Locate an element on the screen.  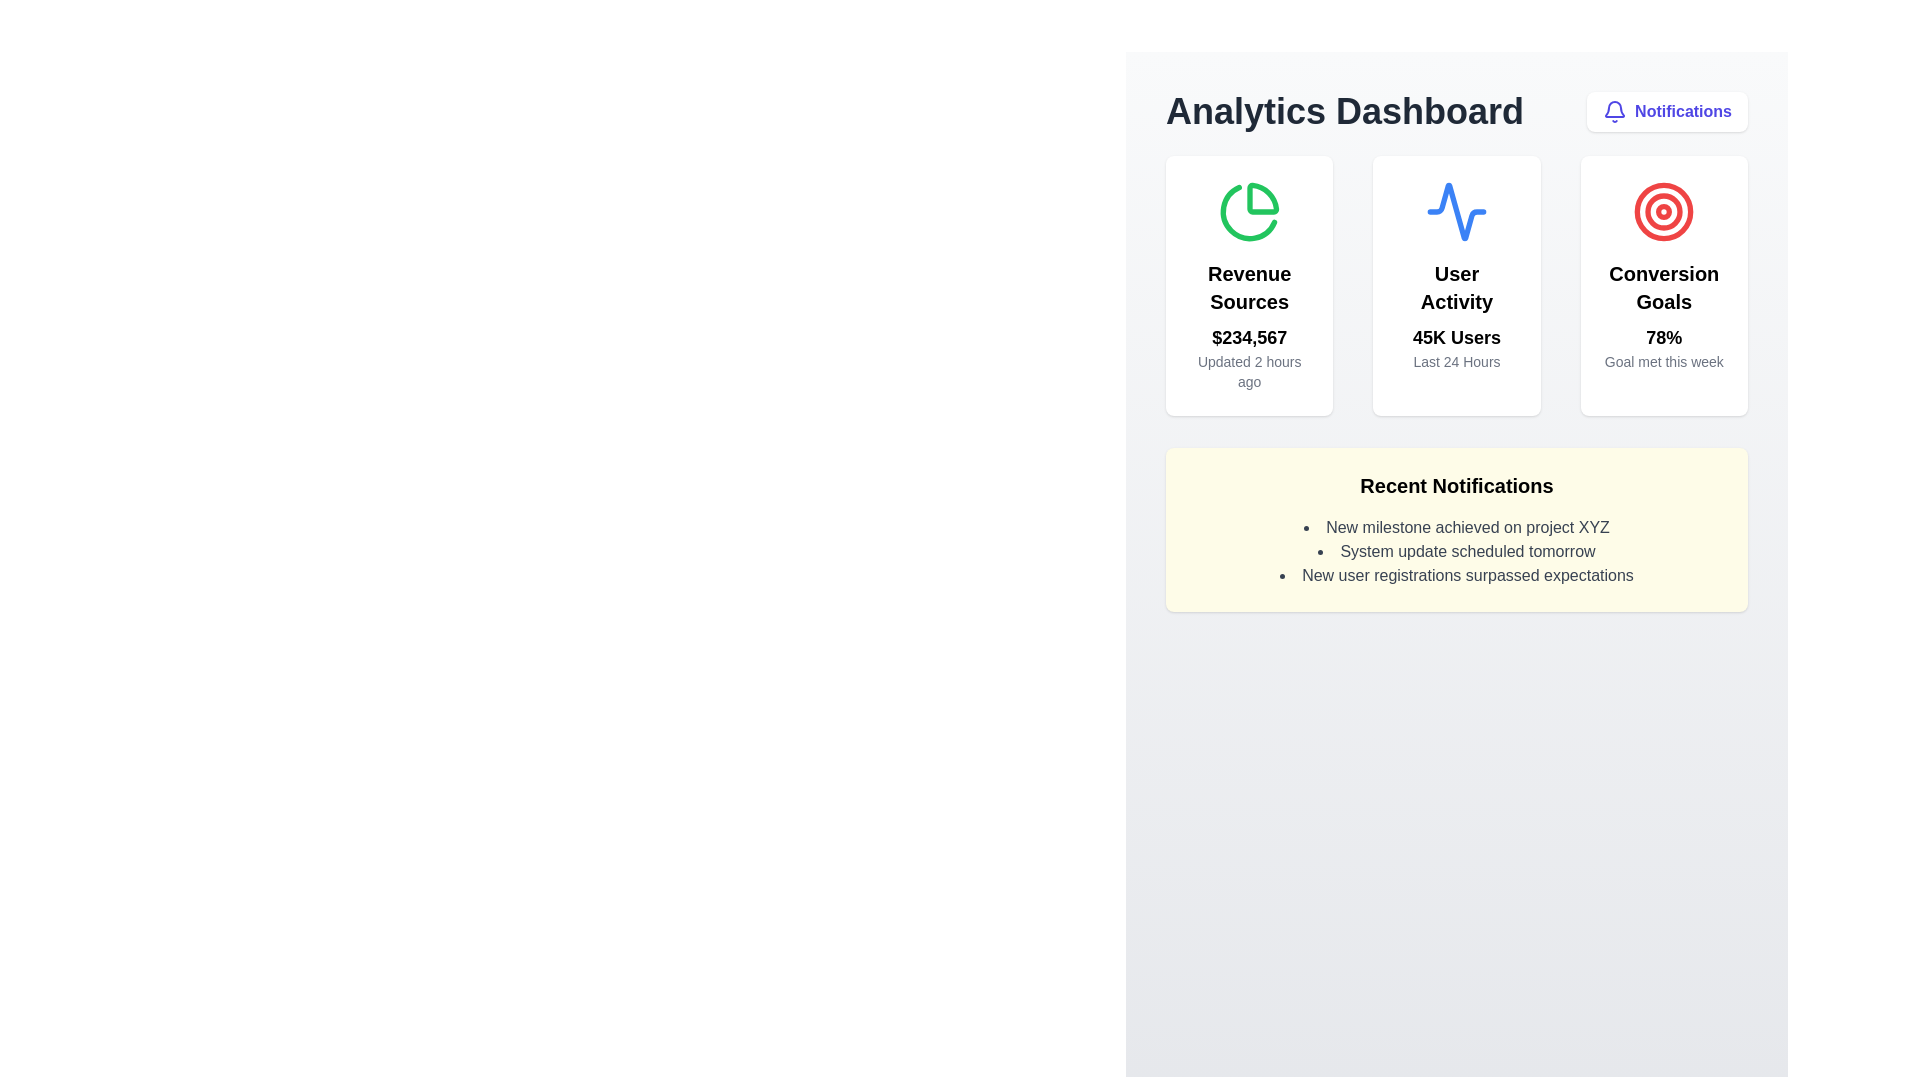
the blue zigzag line icon representing activity, located at the top center of the 'User Activity' card, above the text 'User Activity.' is located at coordinates (1456, 212).